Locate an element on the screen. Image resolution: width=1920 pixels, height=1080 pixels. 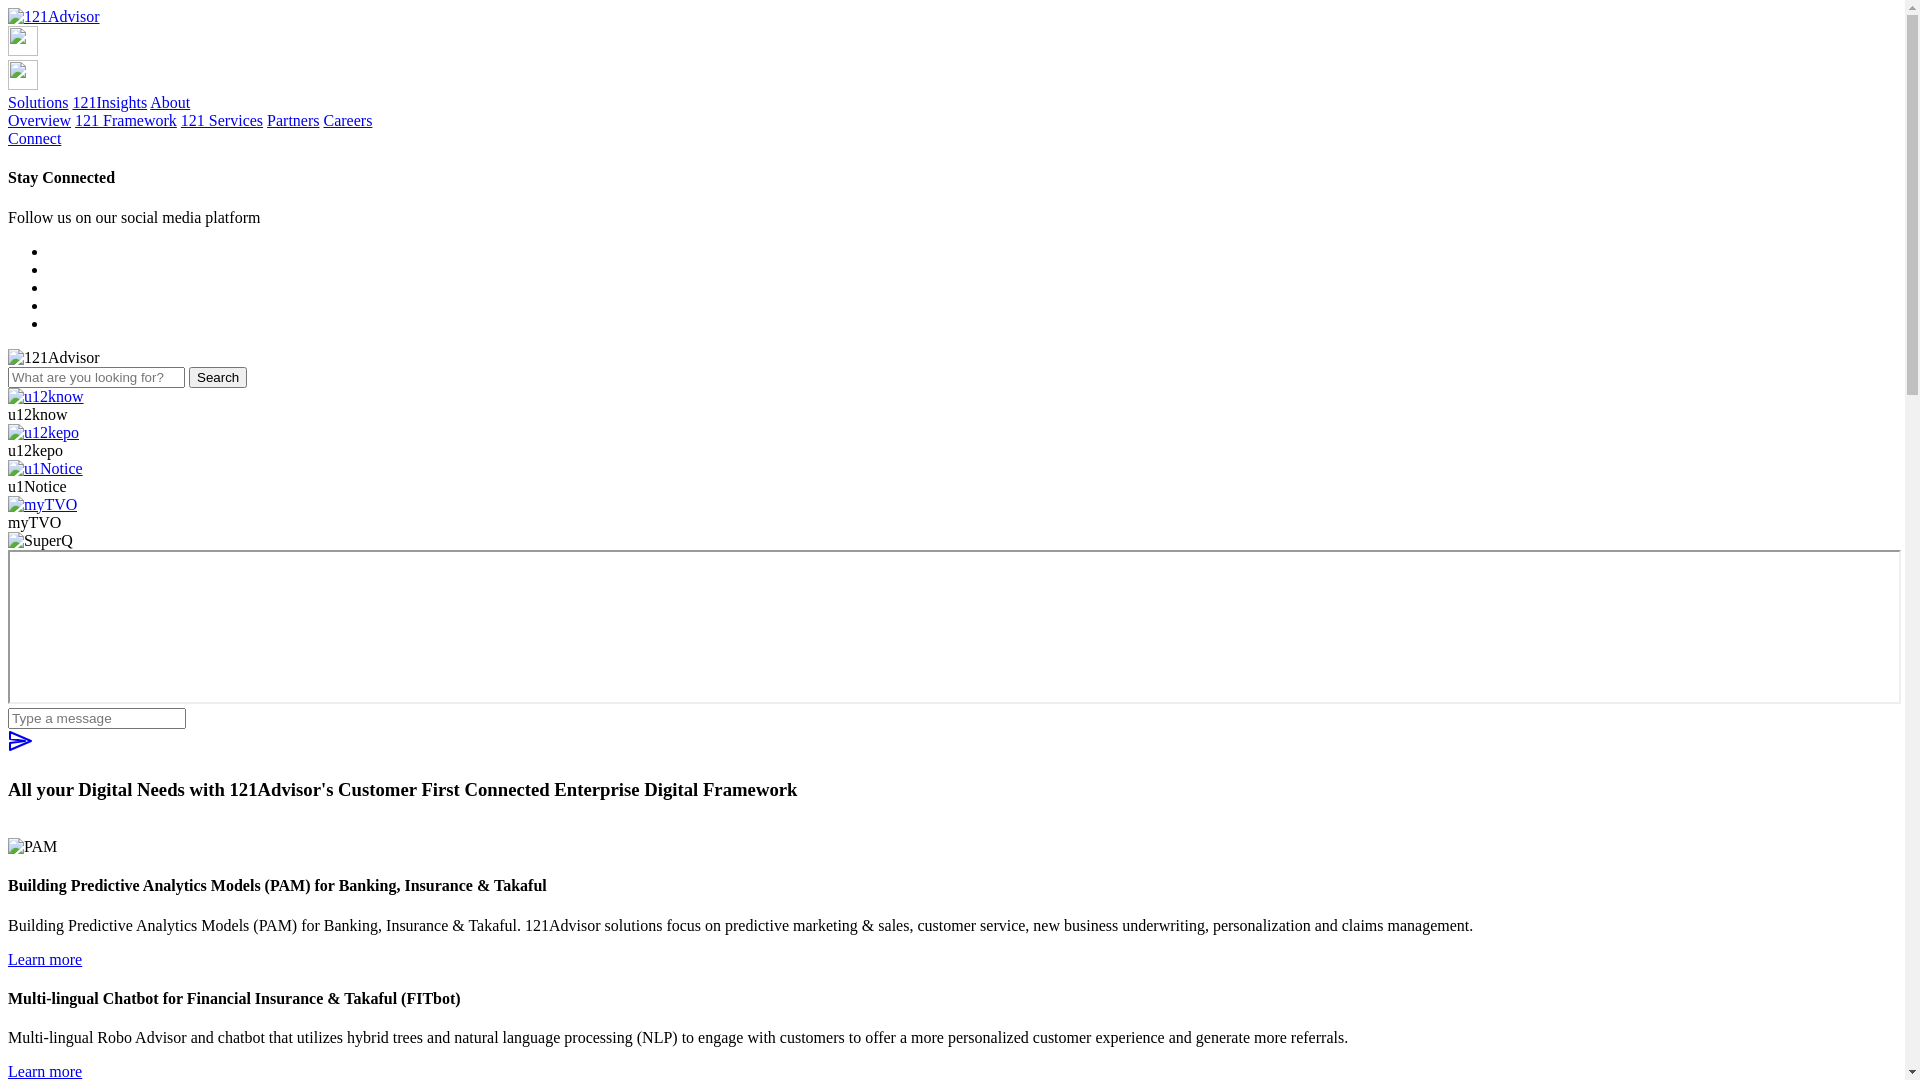
'Search' is located at coordinates (217, 377).